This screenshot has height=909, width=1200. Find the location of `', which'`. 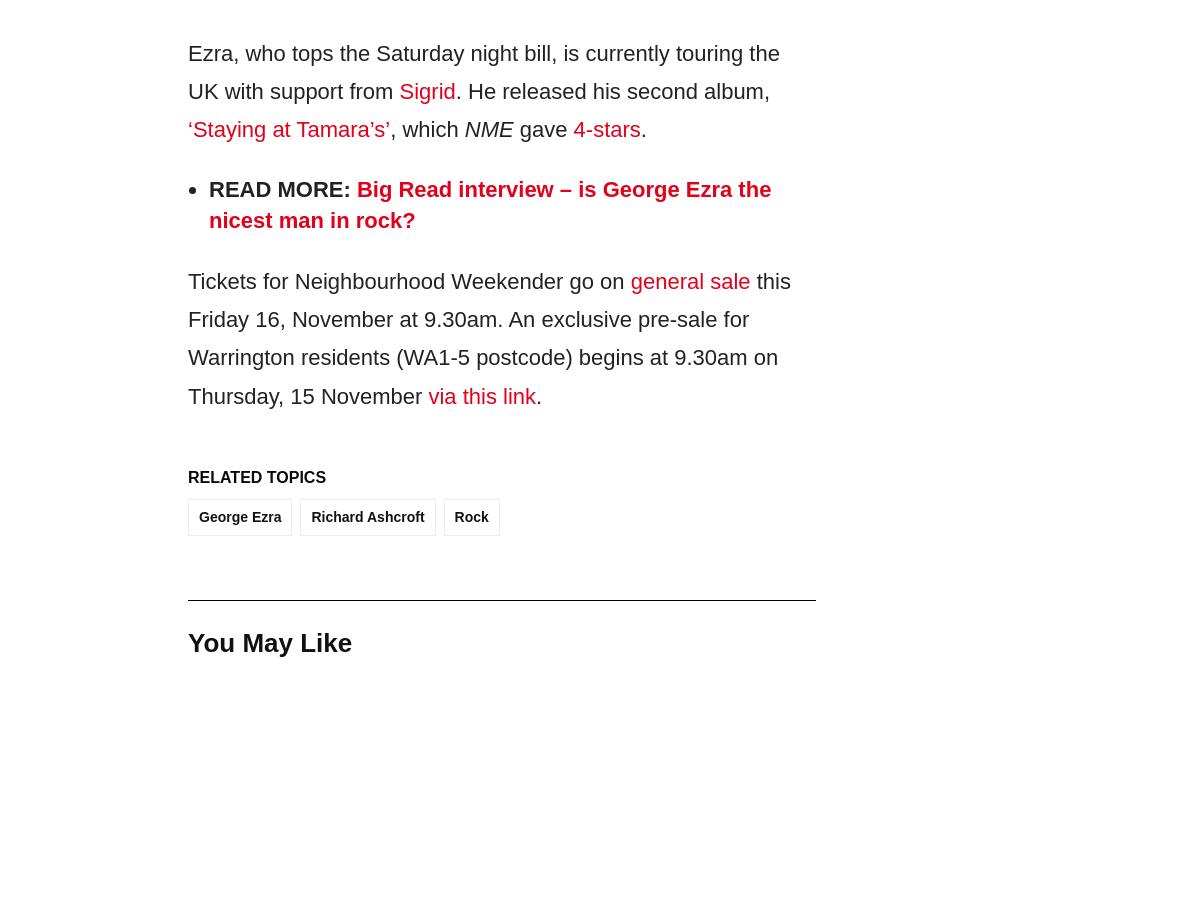

', which' is located at coordinates (426, 129).